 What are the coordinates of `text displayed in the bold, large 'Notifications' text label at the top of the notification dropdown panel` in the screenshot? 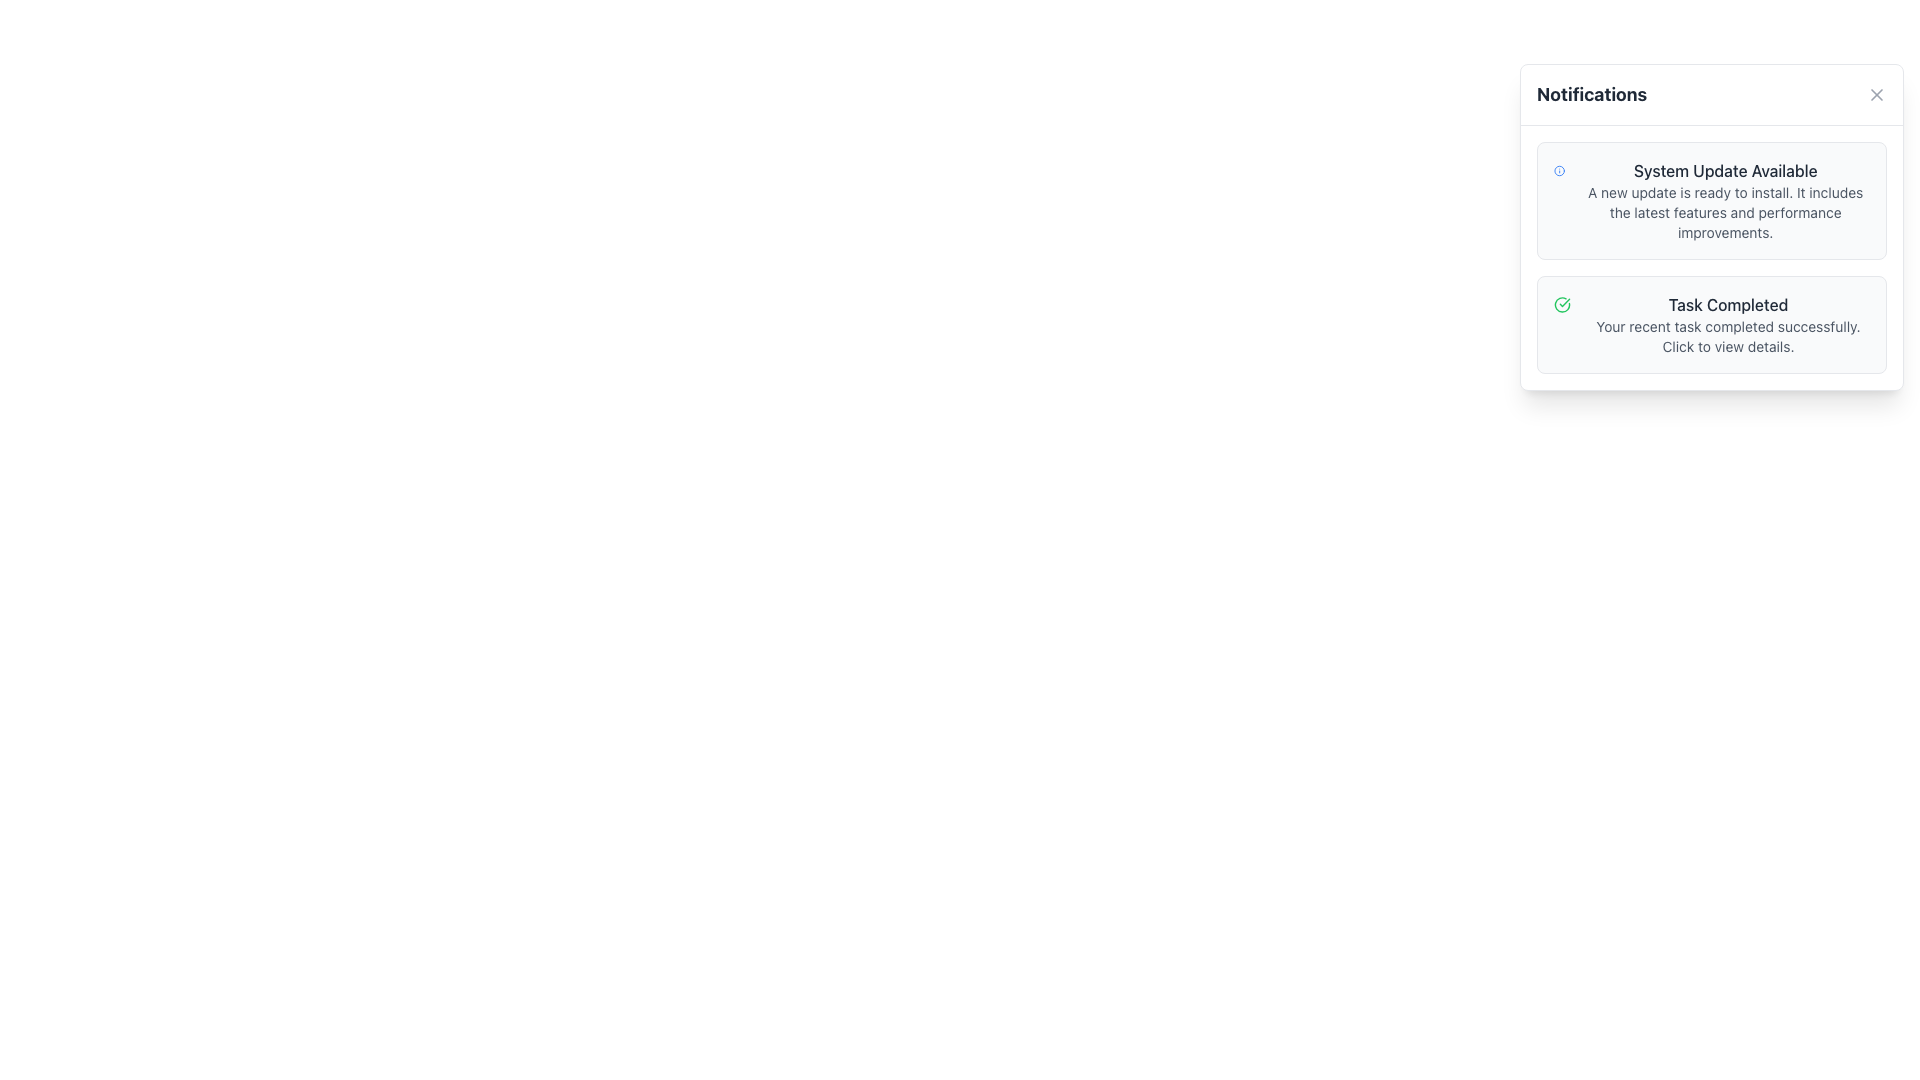 It's located at (1591, 95).